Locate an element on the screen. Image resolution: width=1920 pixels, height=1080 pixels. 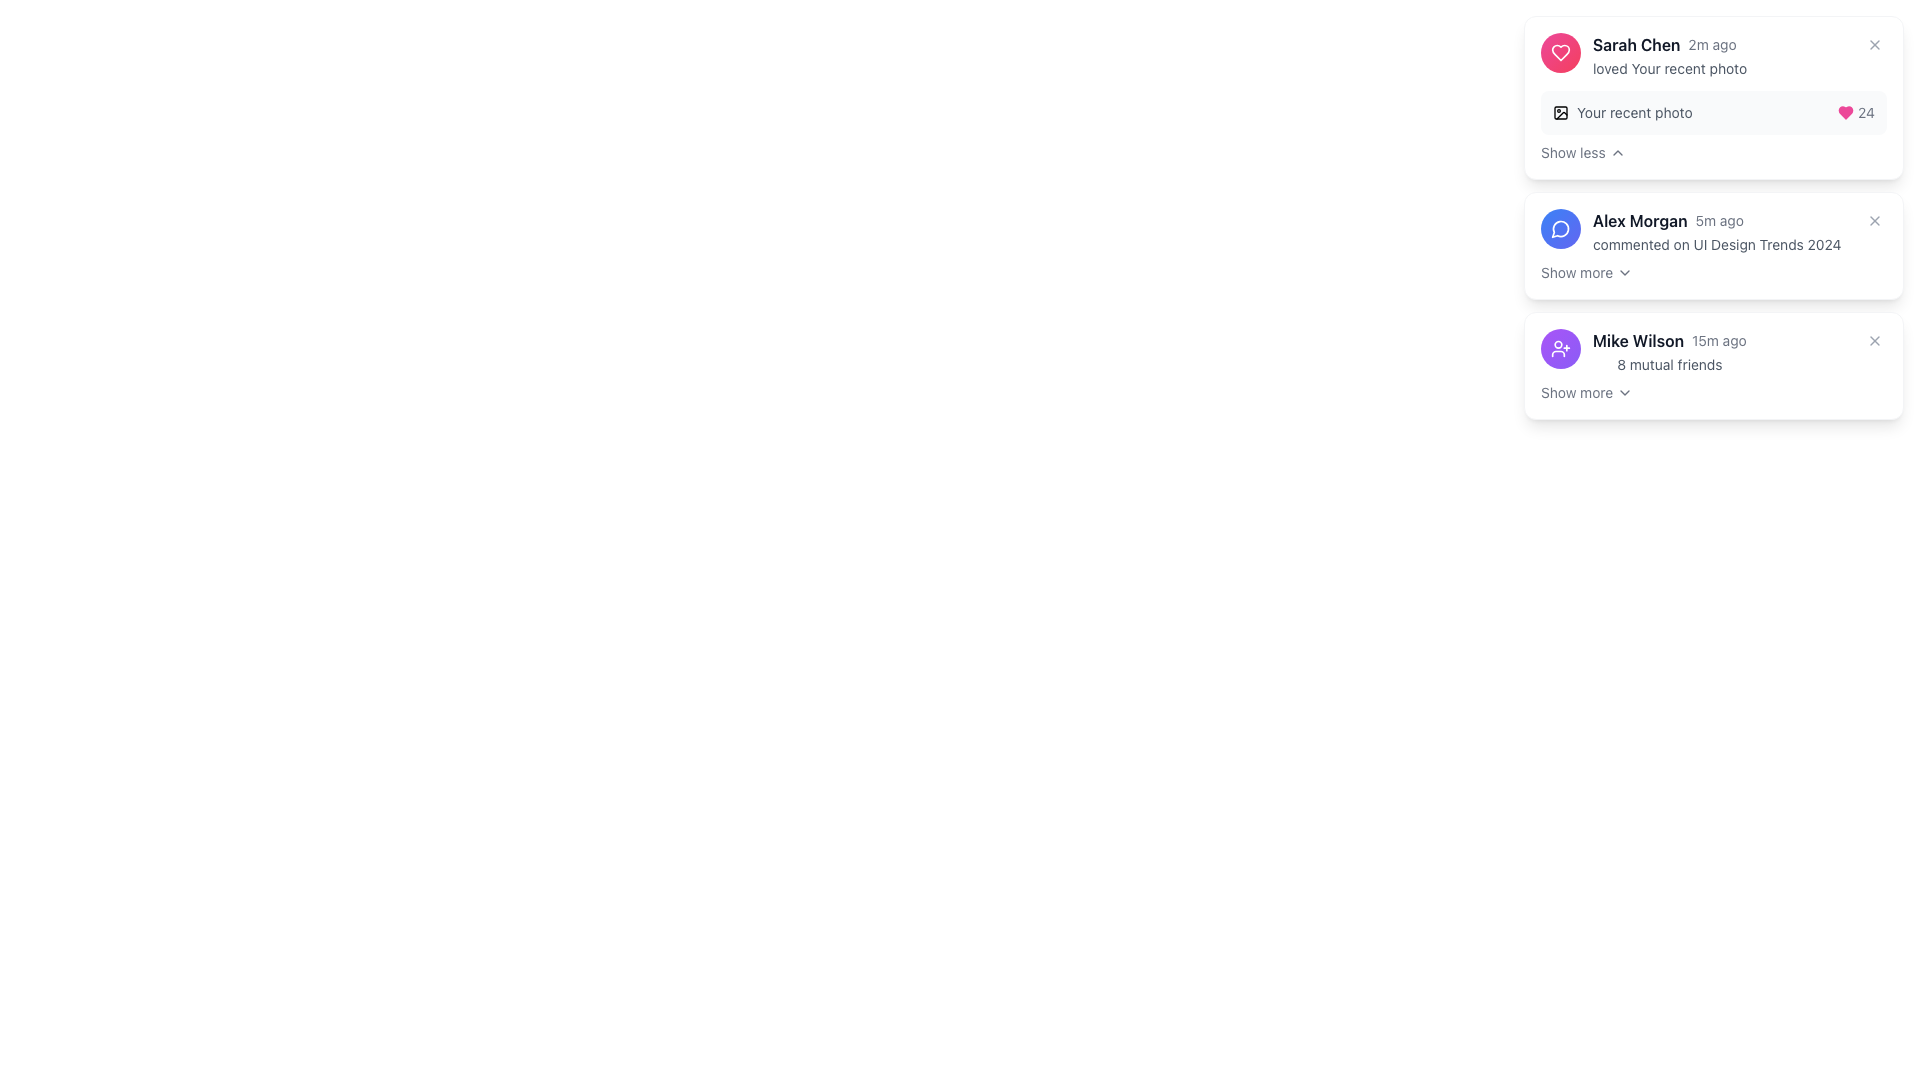
the text label displaying 'loved Your recent photo' which is styled in gray and positioned below the user name 'Sarah Chen' is located at coordinates (1670, 68).